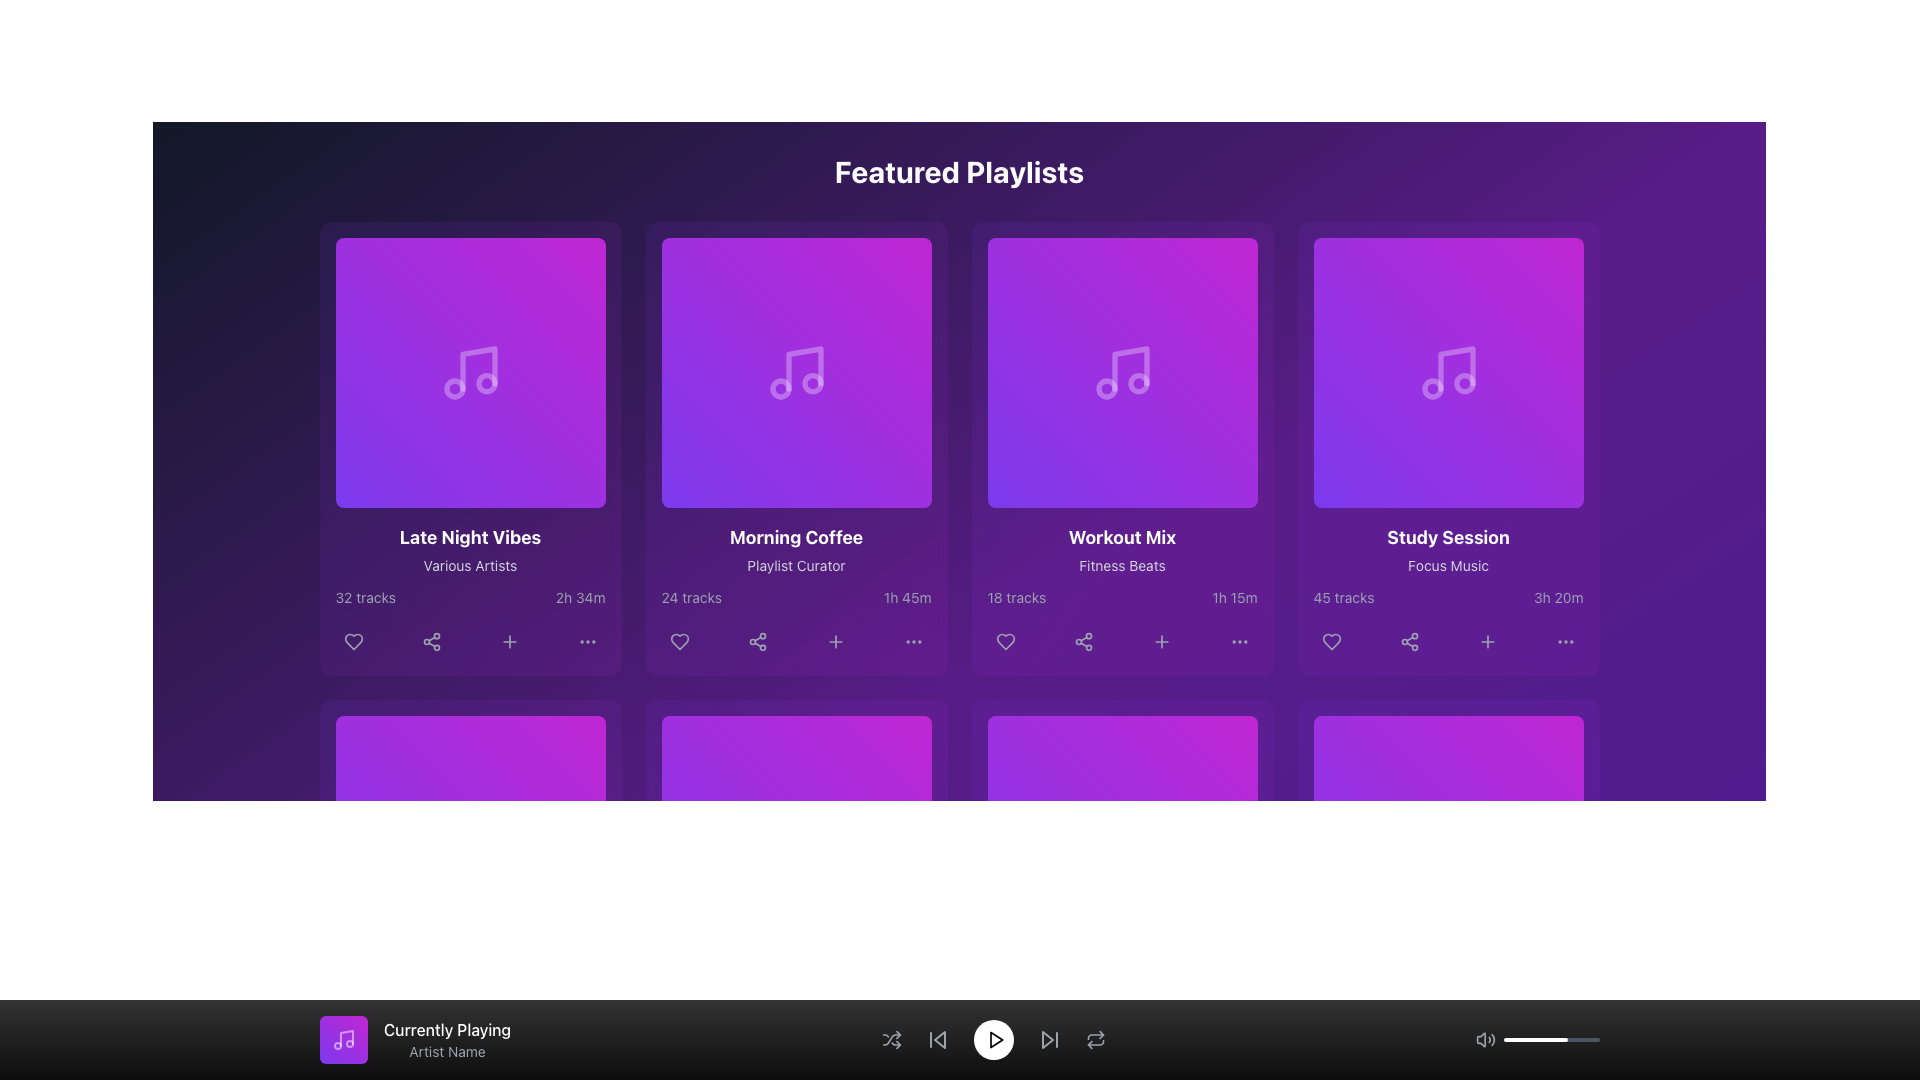 The width and height of the screenshot is (1920, 1080). What do you see at coordinates (996, 1039) in the screenshot?
I see `the 'Play' button, which is a circular icon located in the bottom navigation bar of the application` at bounding box center [996, 1039].